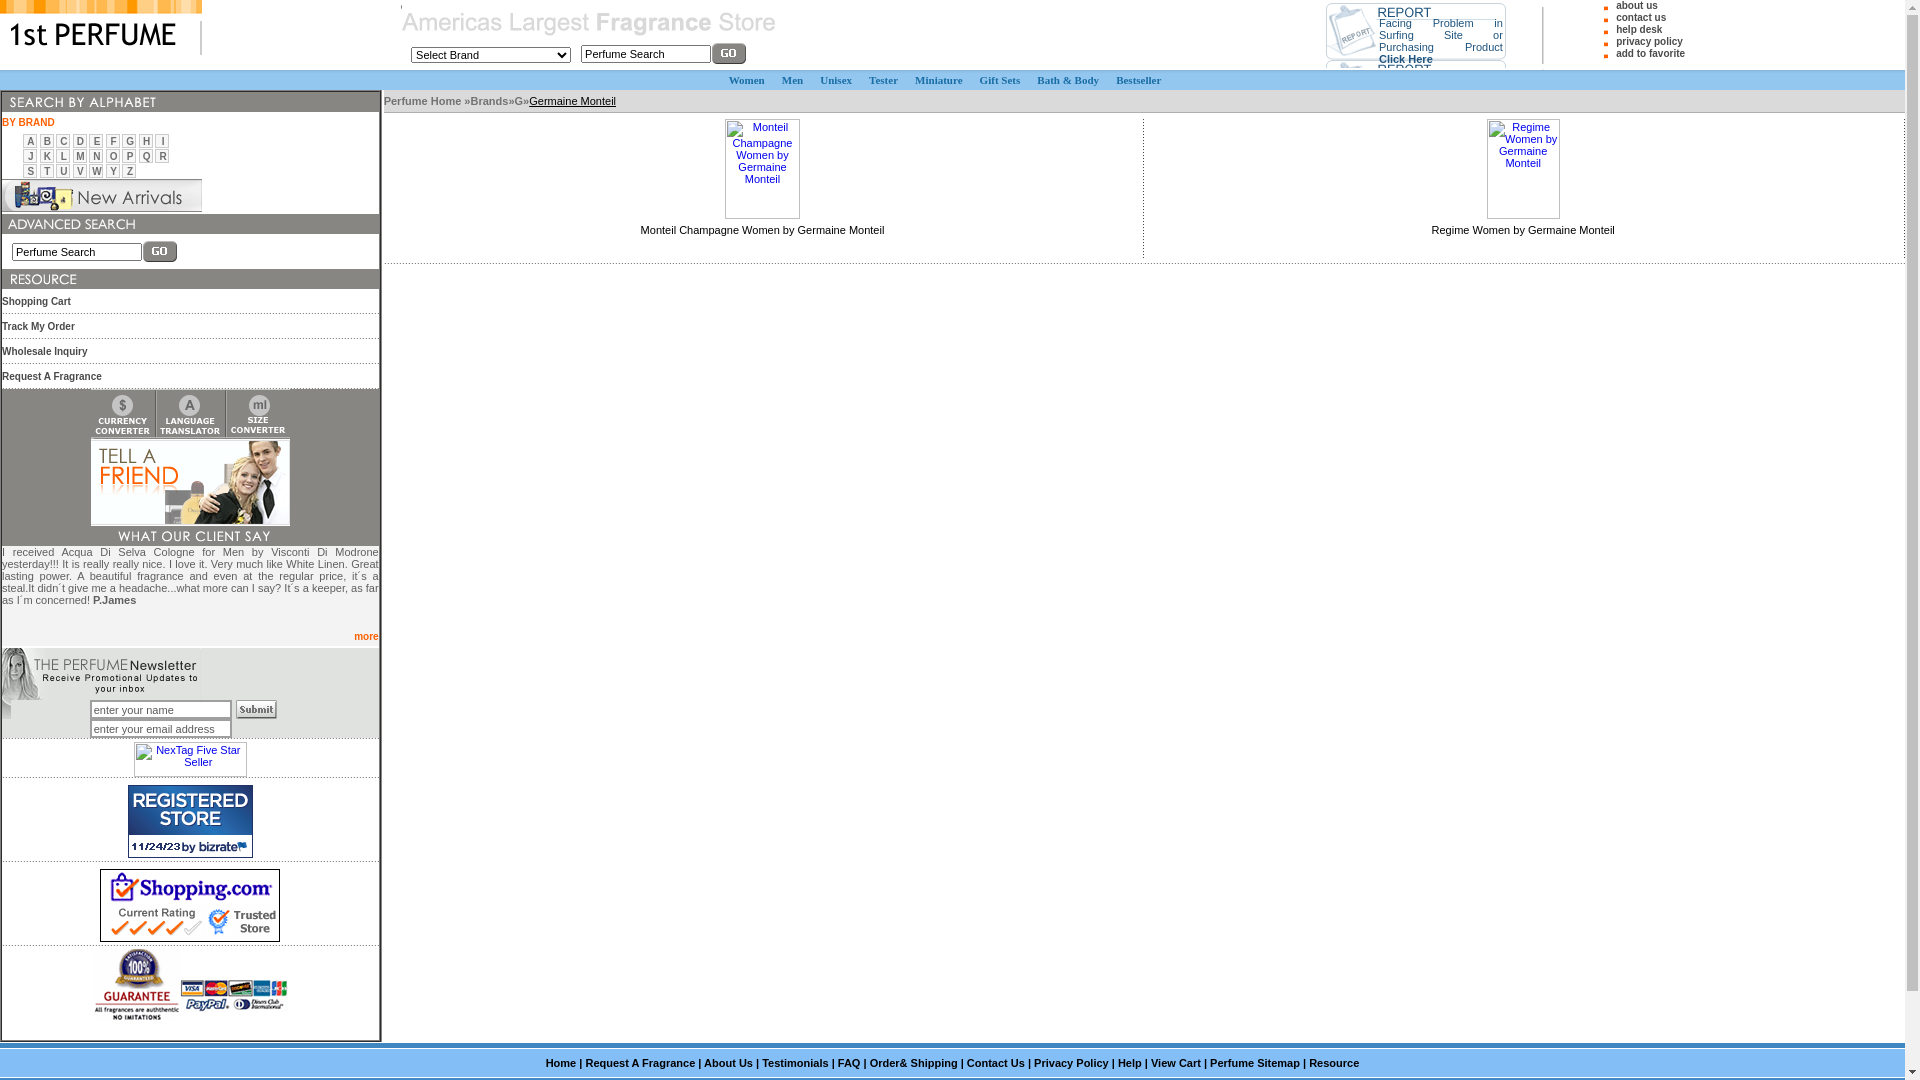 The height and width of the screenshot is (1080, 1920). Describe the element at coordinates (1616, 52) in the screenshot. I see `'add to favorite'` at that location.